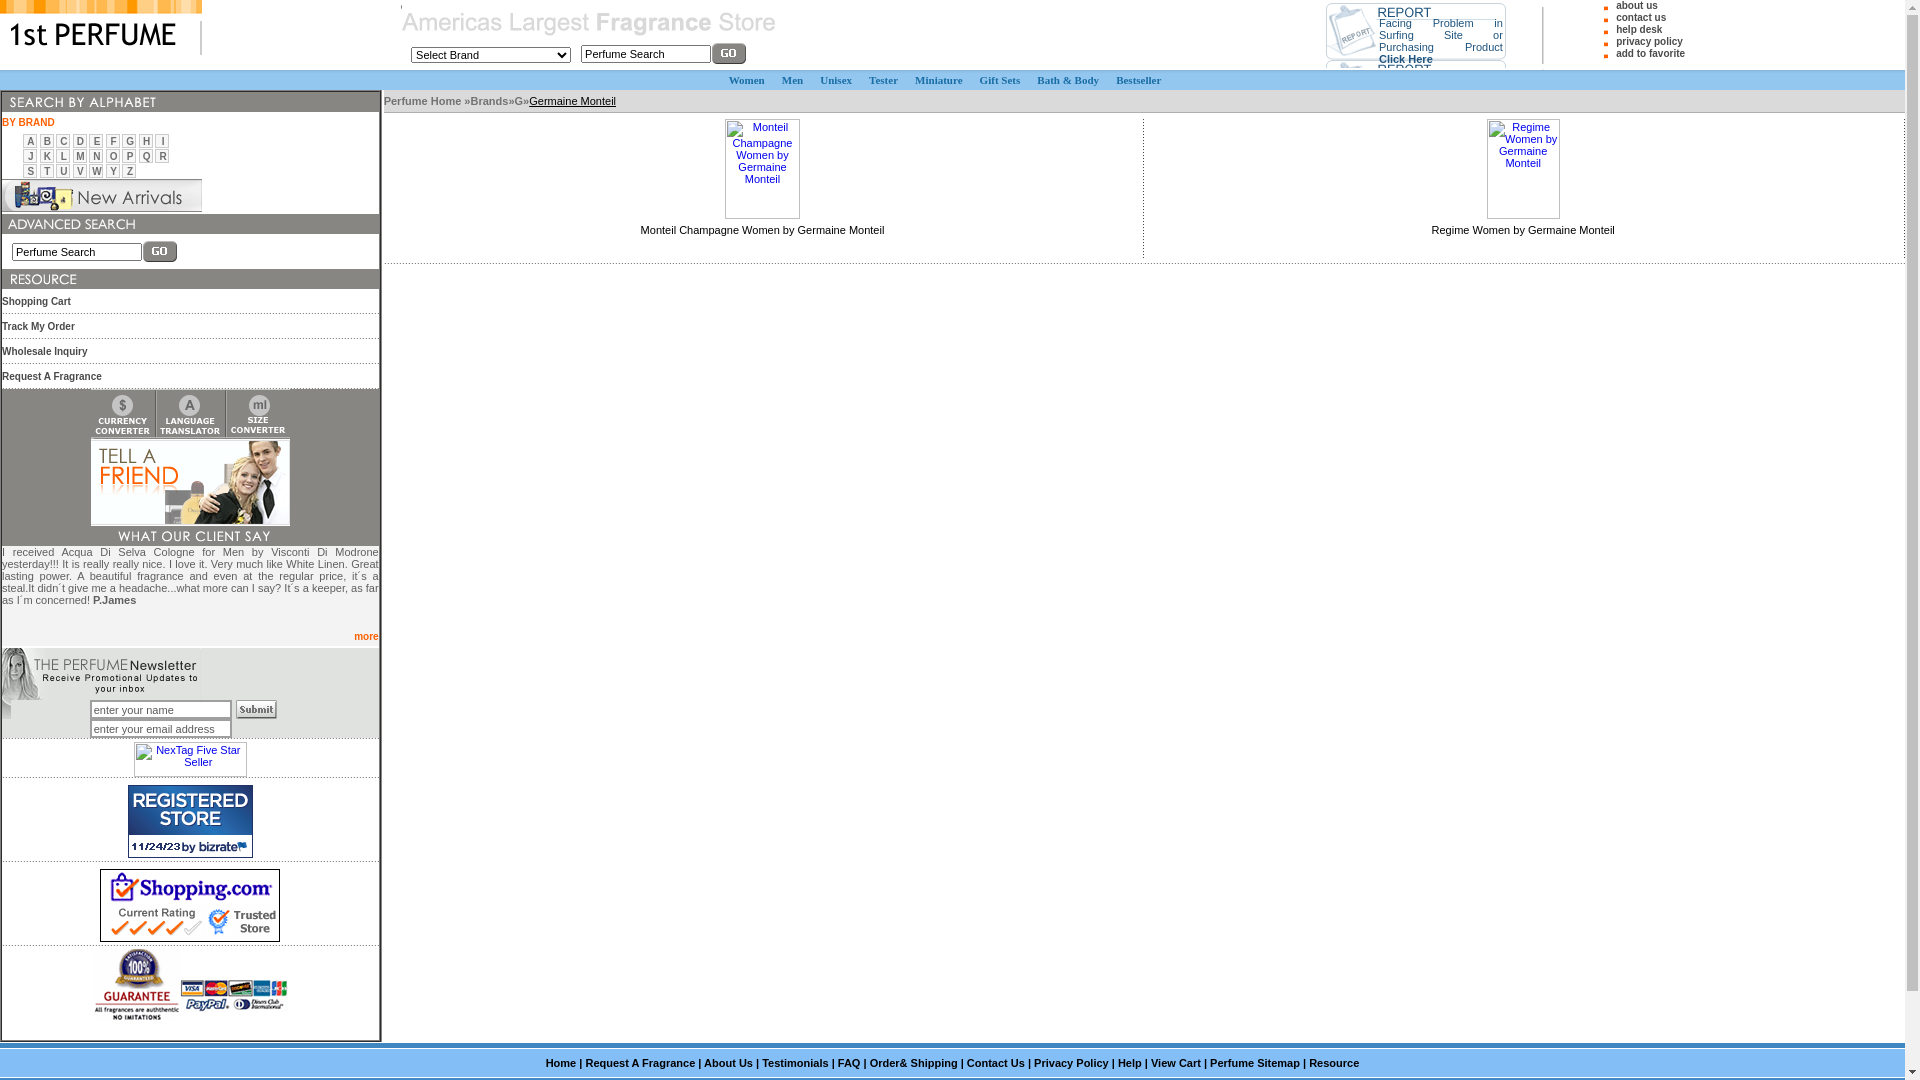 The height and width of the screenshot is (1080, 1920). Describe the element at coordinates (1616, 52) in the screenshot. I see `'add to favorite'` at that location.